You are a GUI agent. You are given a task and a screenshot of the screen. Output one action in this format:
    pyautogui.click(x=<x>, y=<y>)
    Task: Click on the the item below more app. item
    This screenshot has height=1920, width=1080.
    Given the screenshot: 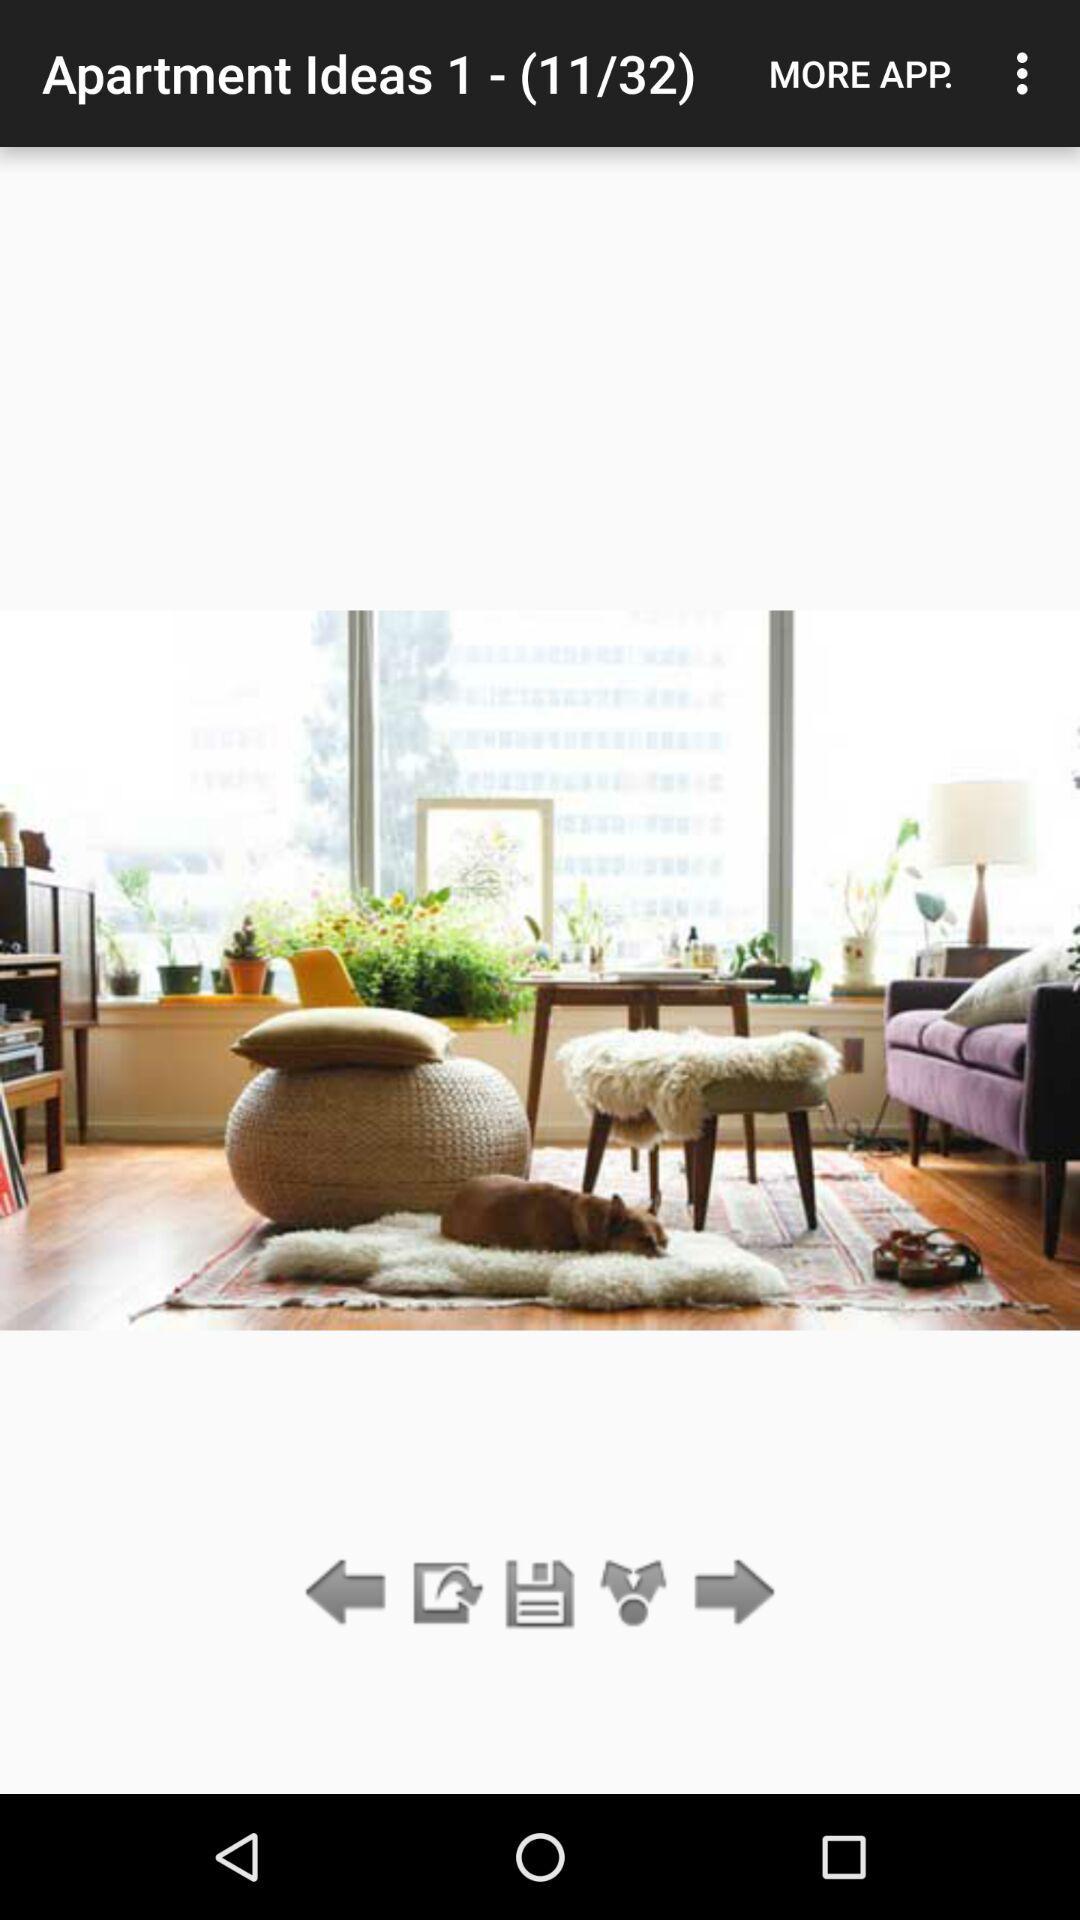 What is the action you would take?
    pyautogui.click(x=729, y=1593)
    